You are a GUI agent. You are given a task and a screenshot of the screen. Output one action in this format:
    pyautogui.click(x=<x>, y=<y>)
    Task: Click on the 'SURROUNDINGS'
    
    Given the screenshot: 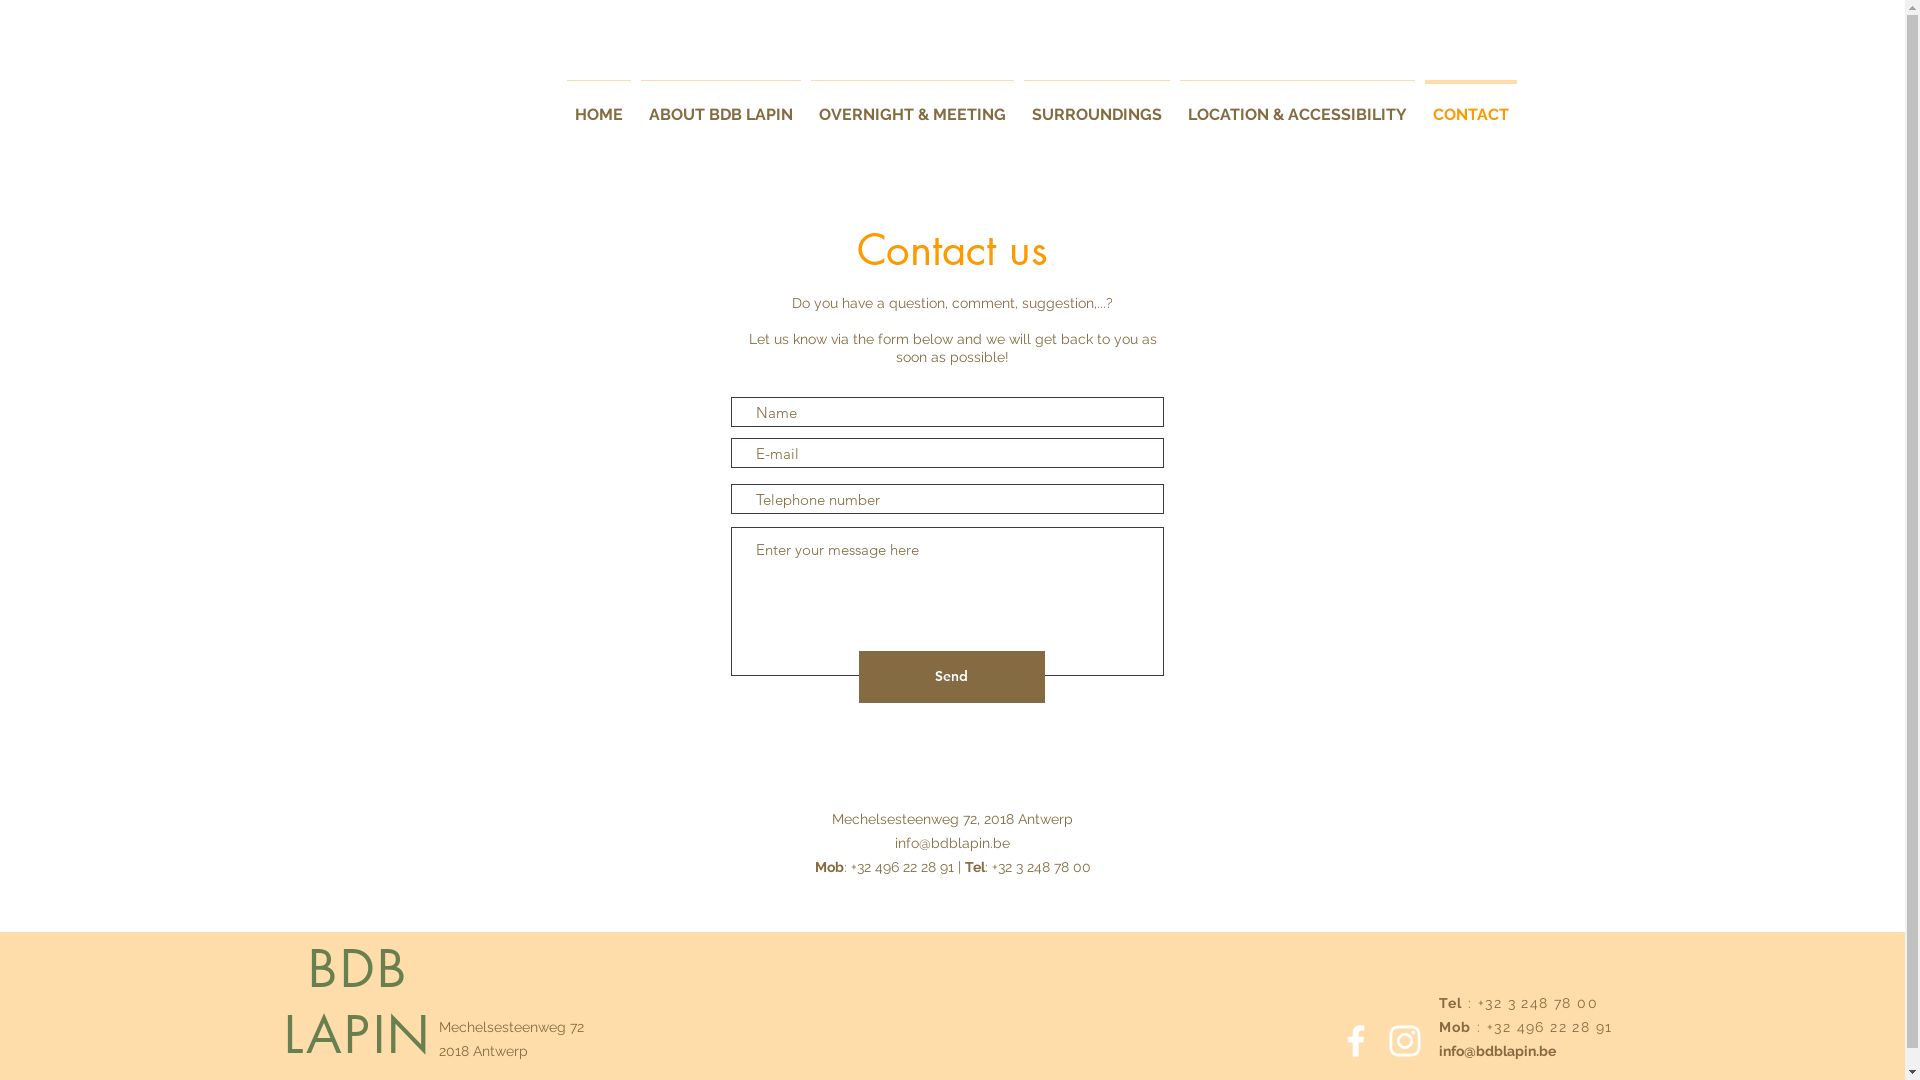 What is the action you would take?
    pyautogui.click(x=1017, y=105)
    